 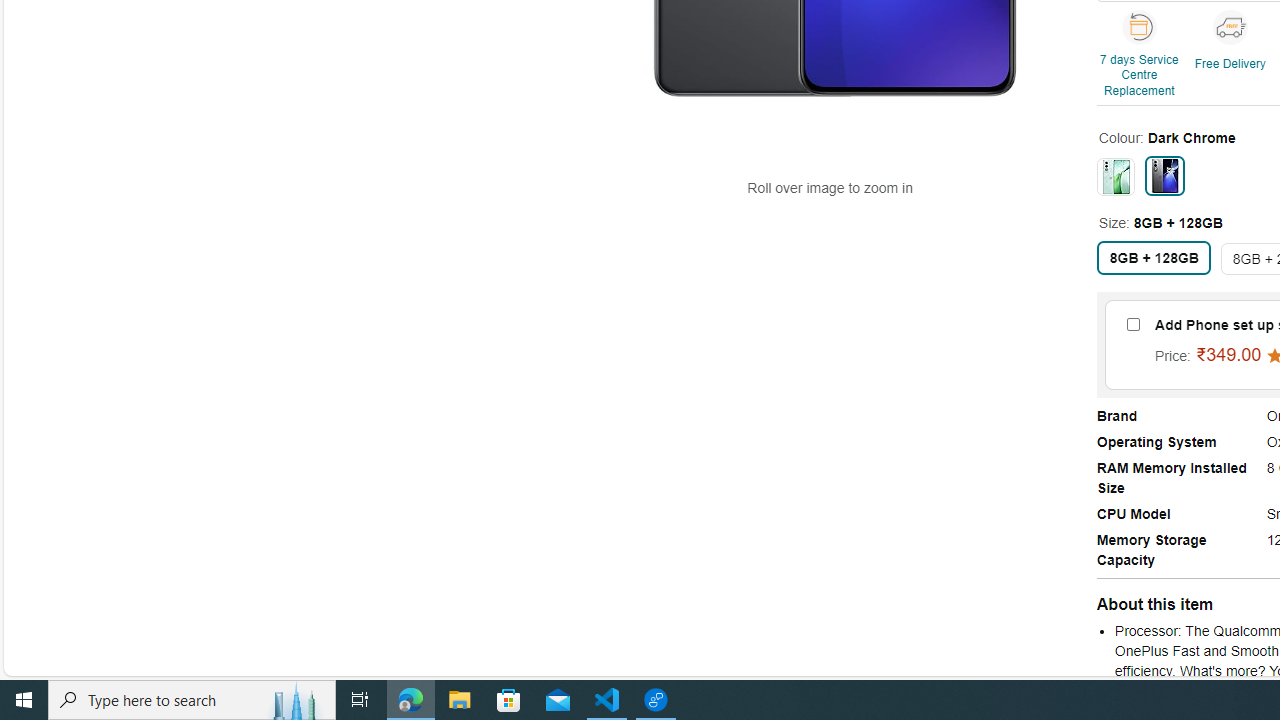 What do you see at coordinates (1141, 55) in the screenshot?
I see `'7 days Service Centre Replacement'` at bounding box center [1141, 55].